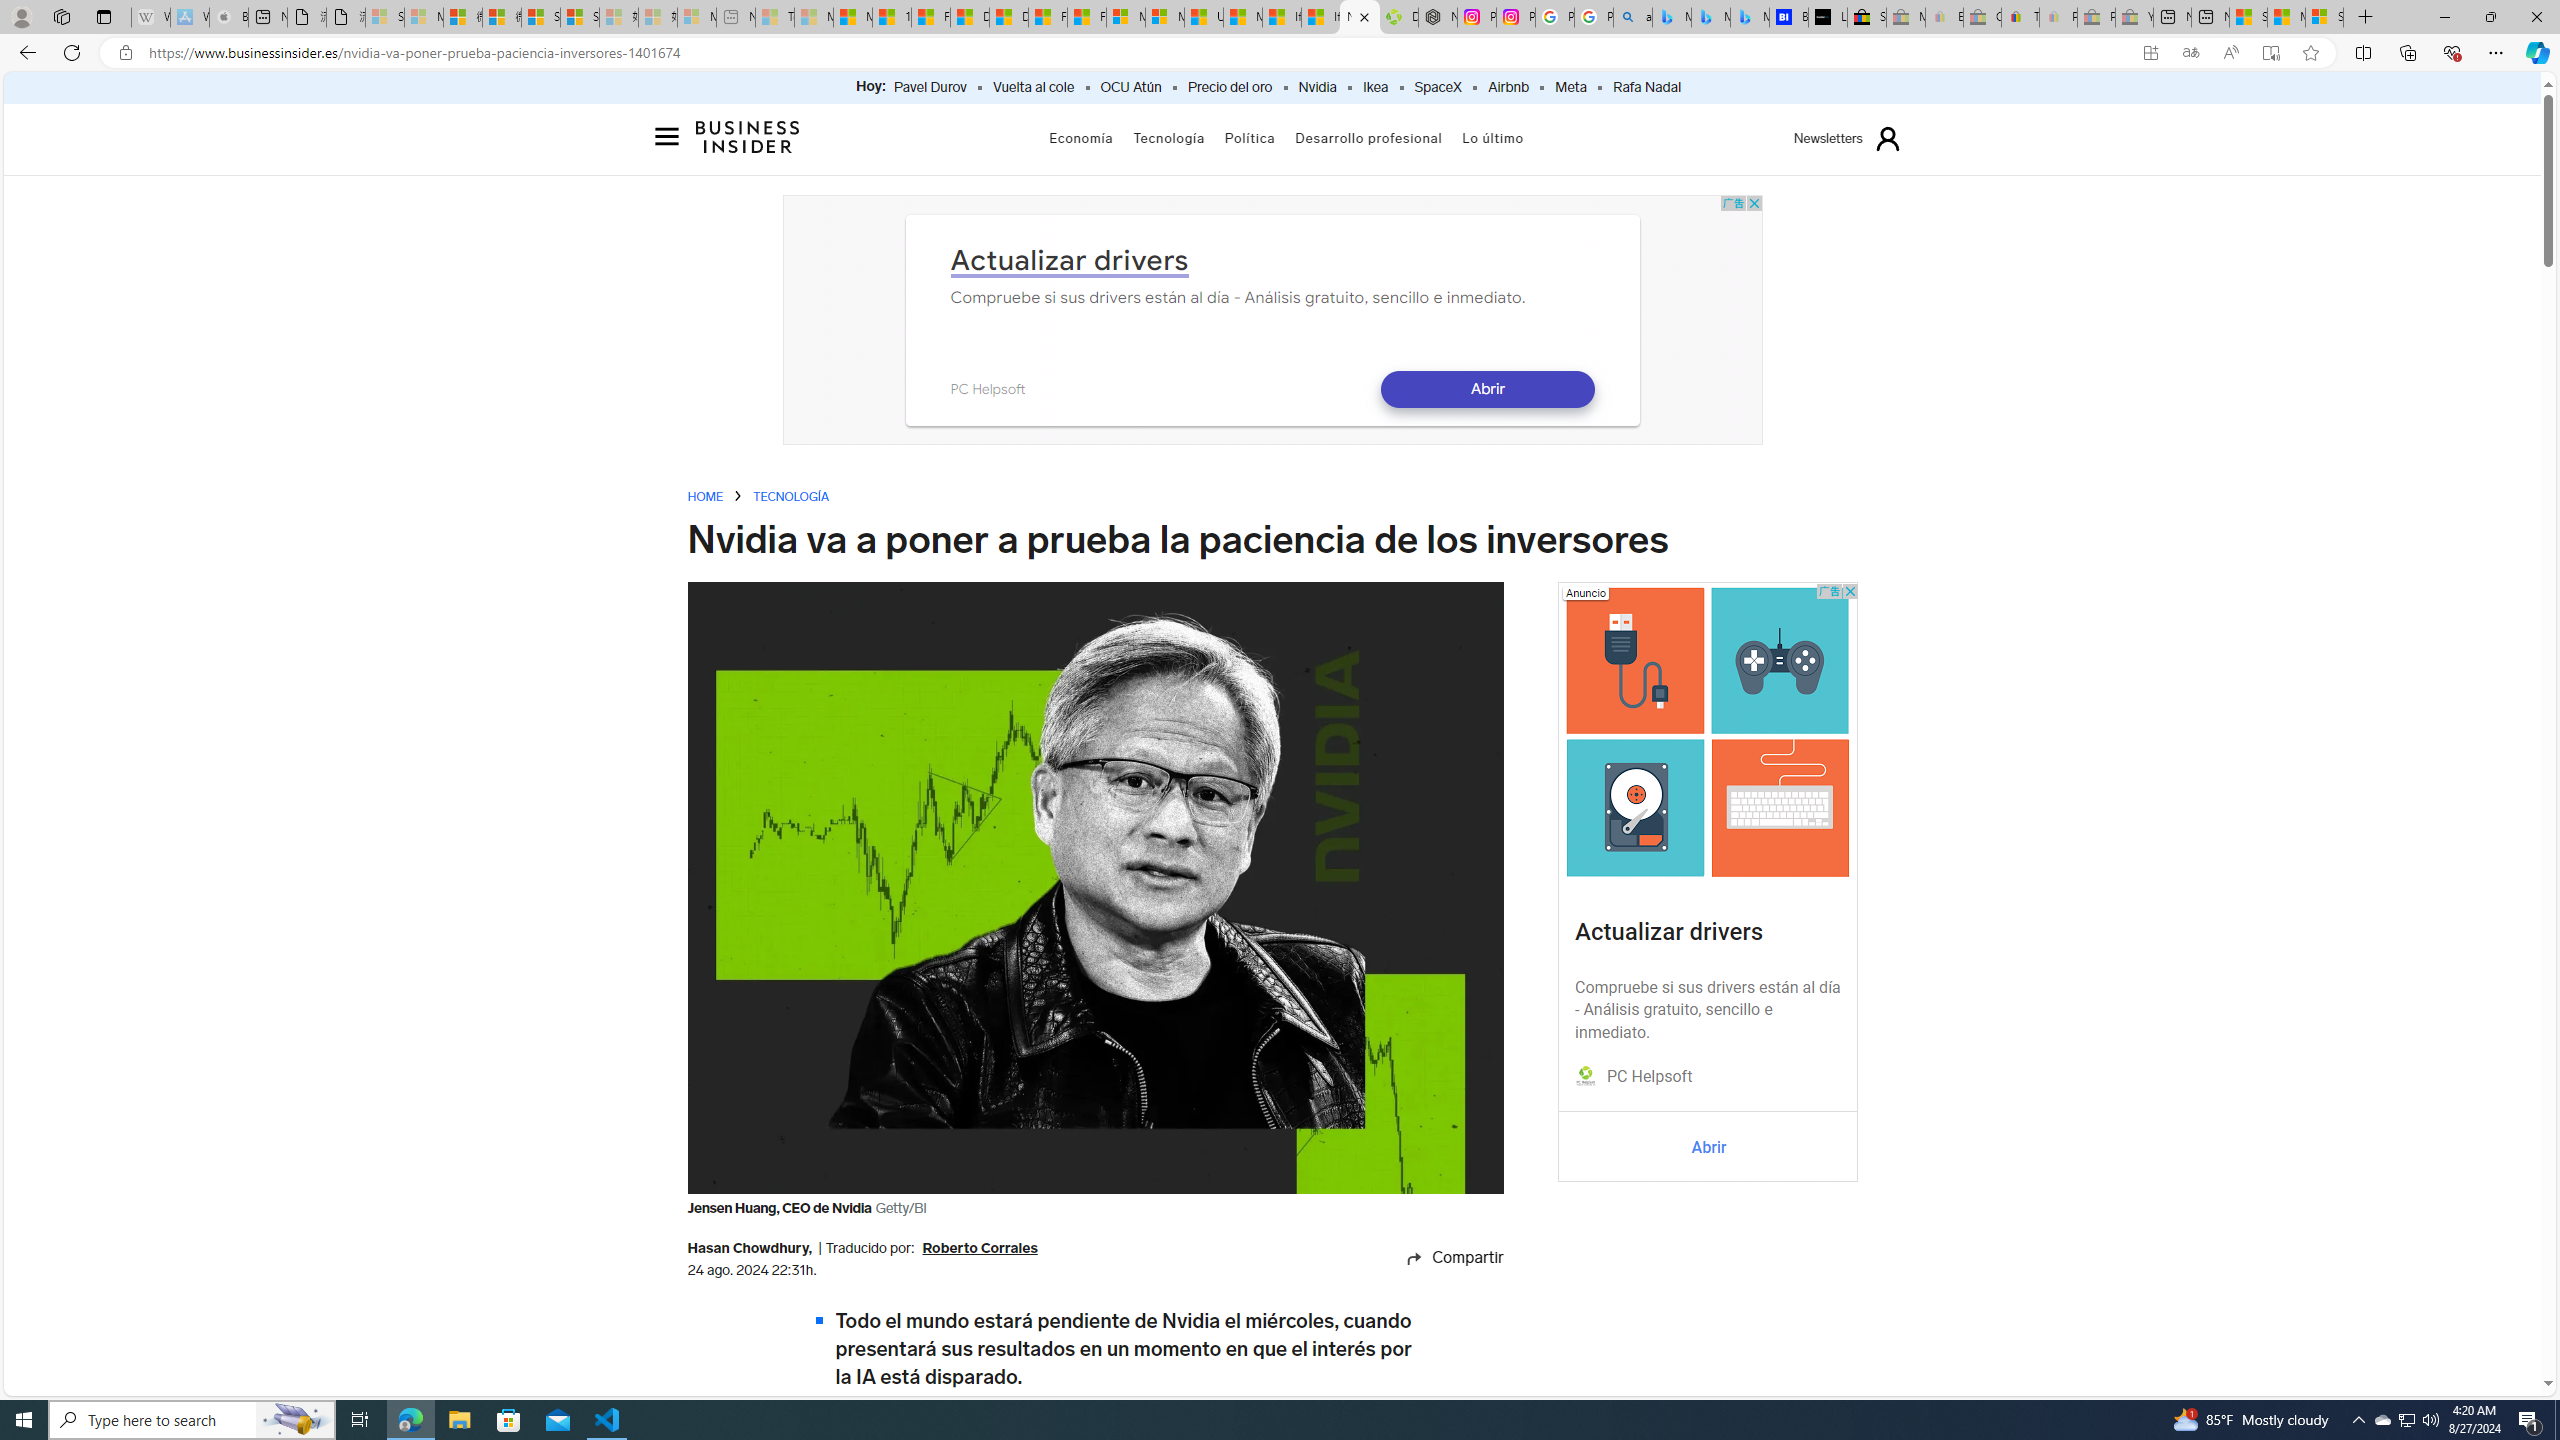 The height and width of the screenshot is (1440, 2560). Describe the element at coordinates (2135, 16) in the screenshot. I see `'Yard, Garden & Outdoor Living - Sleeping'` at that location.